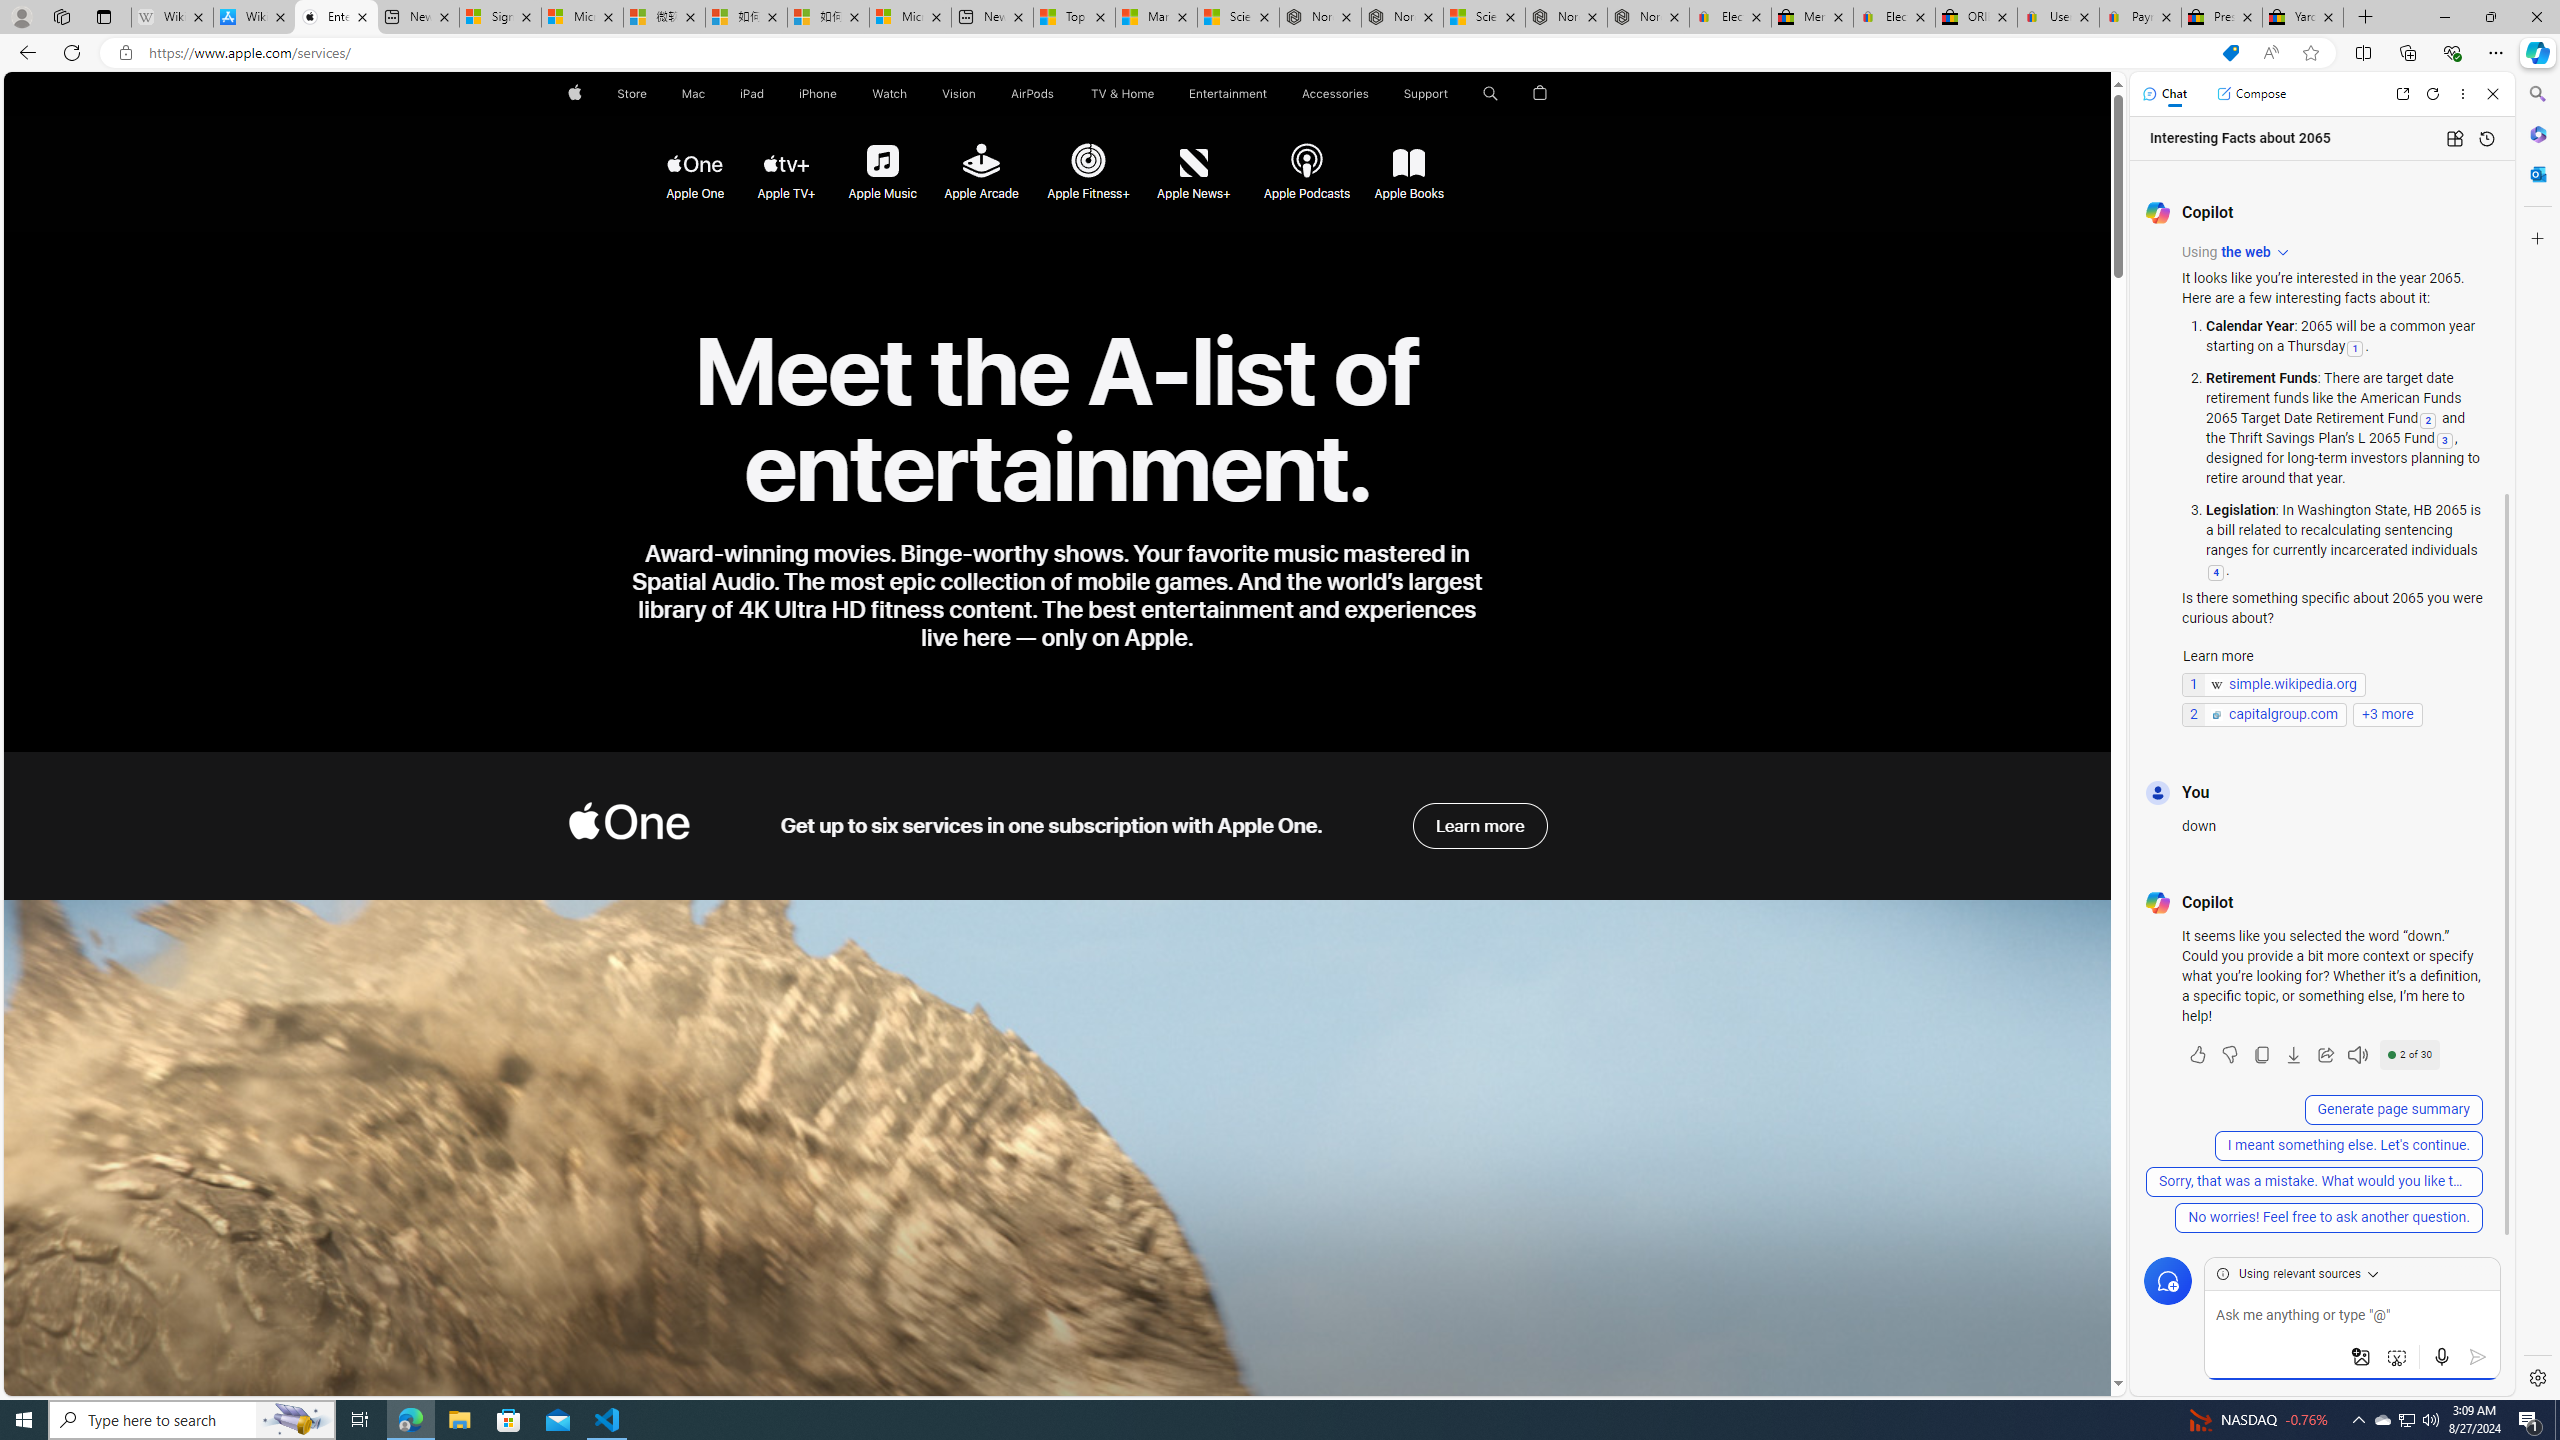 The image size is (2560, 1440). Describe the element at coordinates (1031, 93) in the screenshot. I see `'AirPods'` at that location.